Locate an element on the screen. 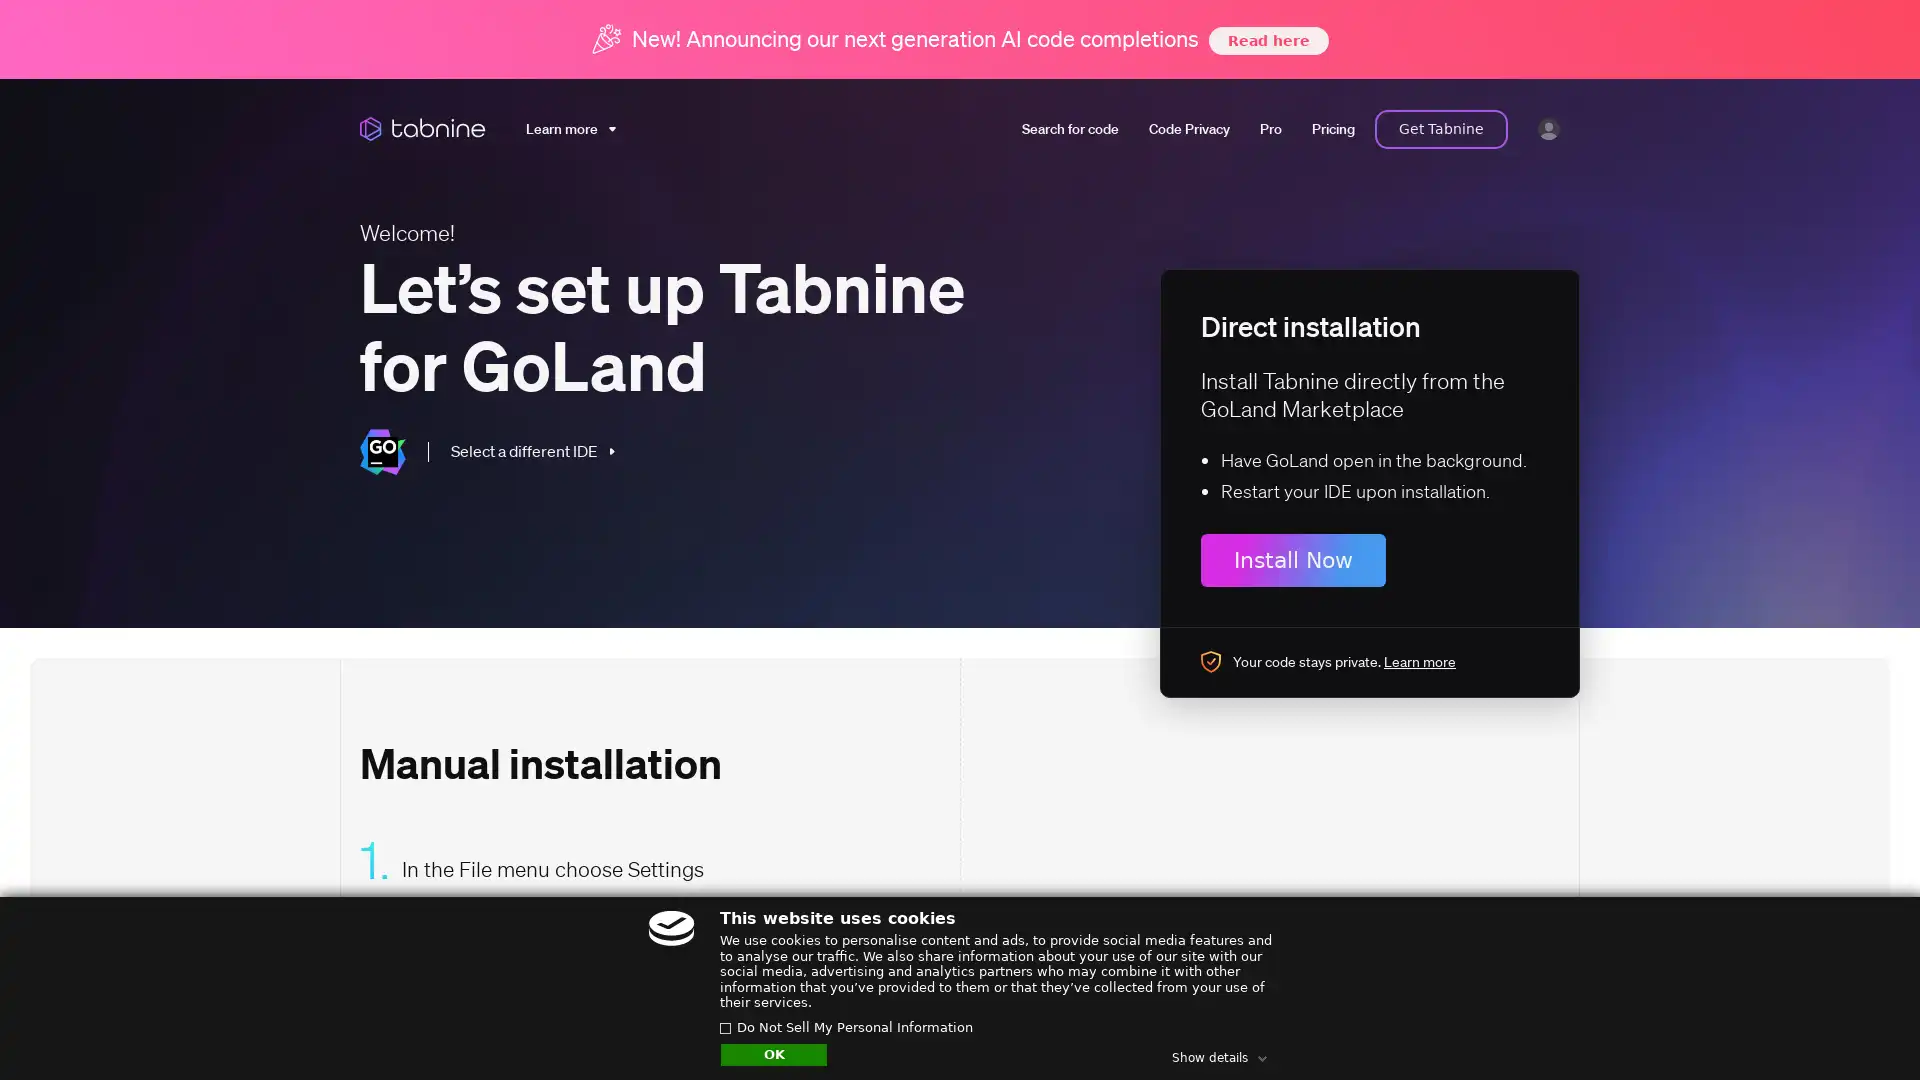 The image size is (1920, 1080). Open is located at coordinates (1860, 1026).